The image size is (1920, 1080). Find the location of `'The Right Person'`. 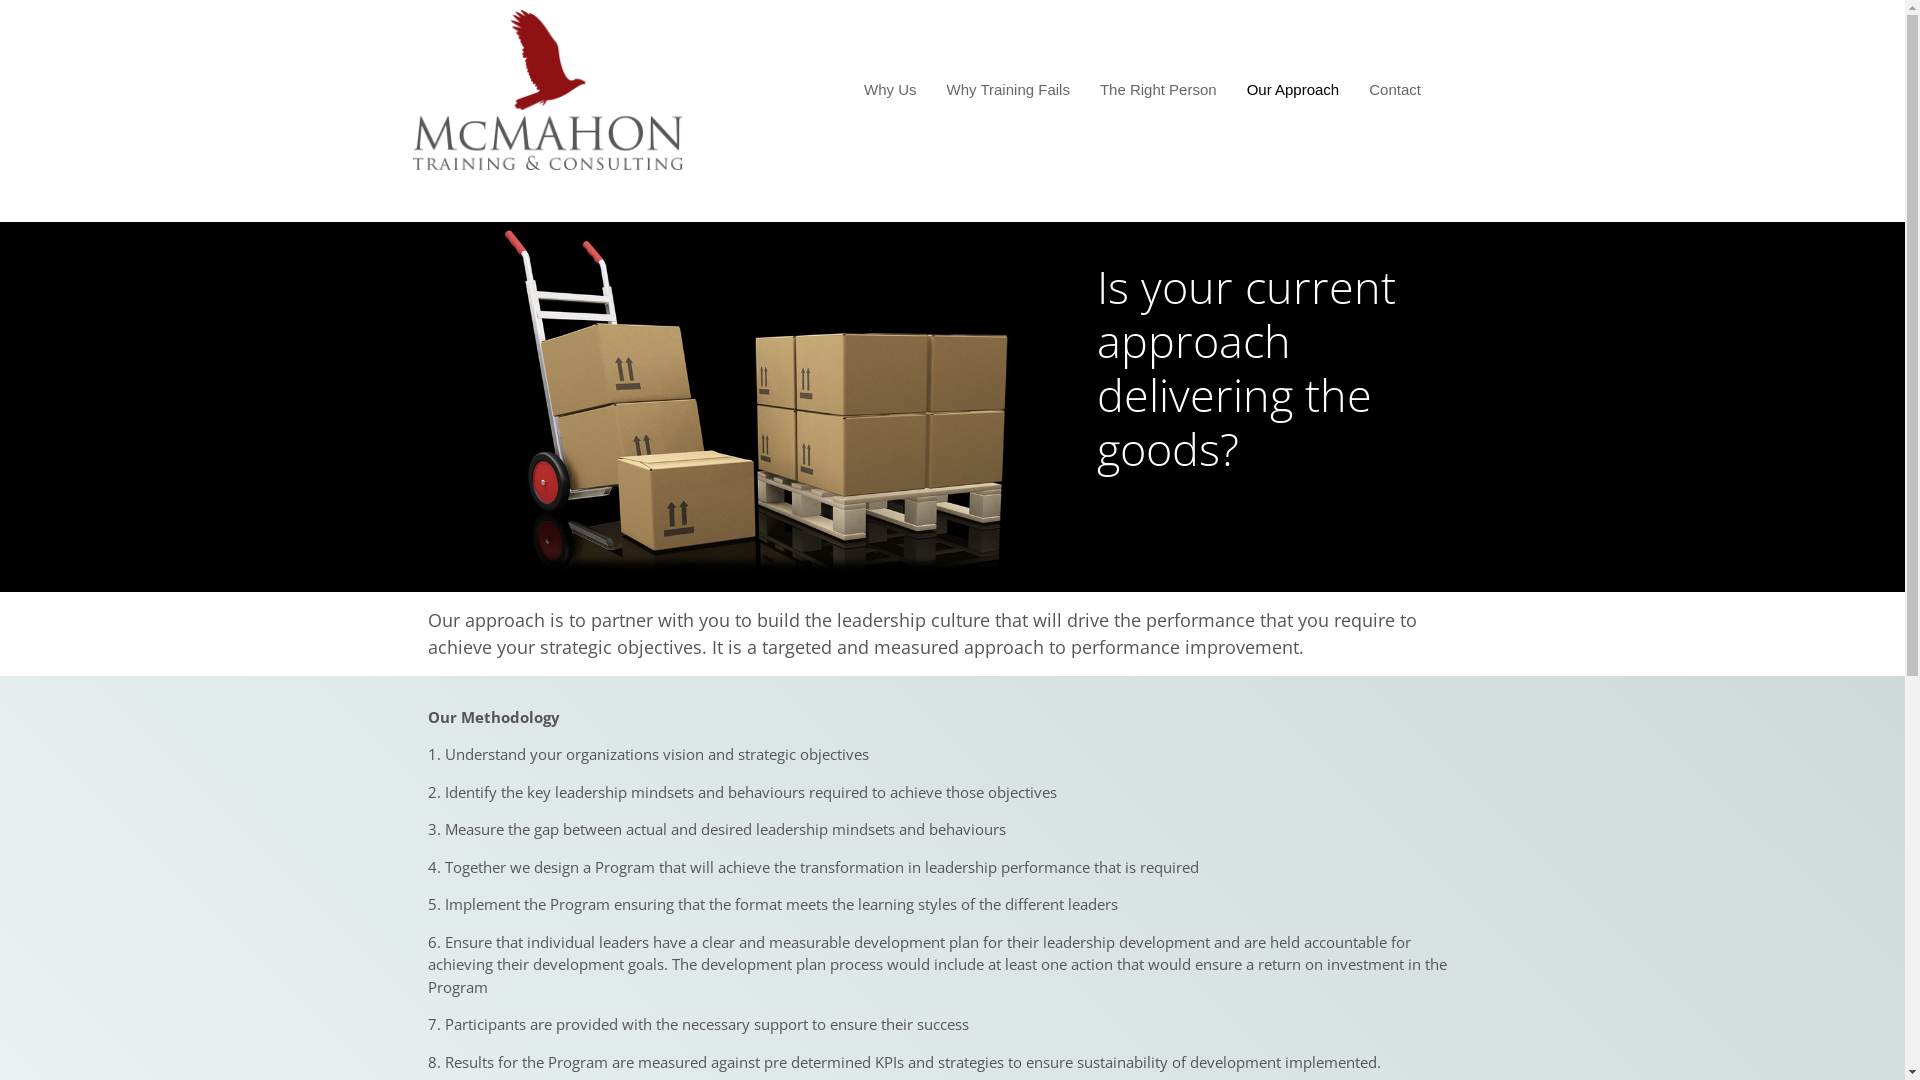

'The Right Person' is located at coordinates (1158, 88).